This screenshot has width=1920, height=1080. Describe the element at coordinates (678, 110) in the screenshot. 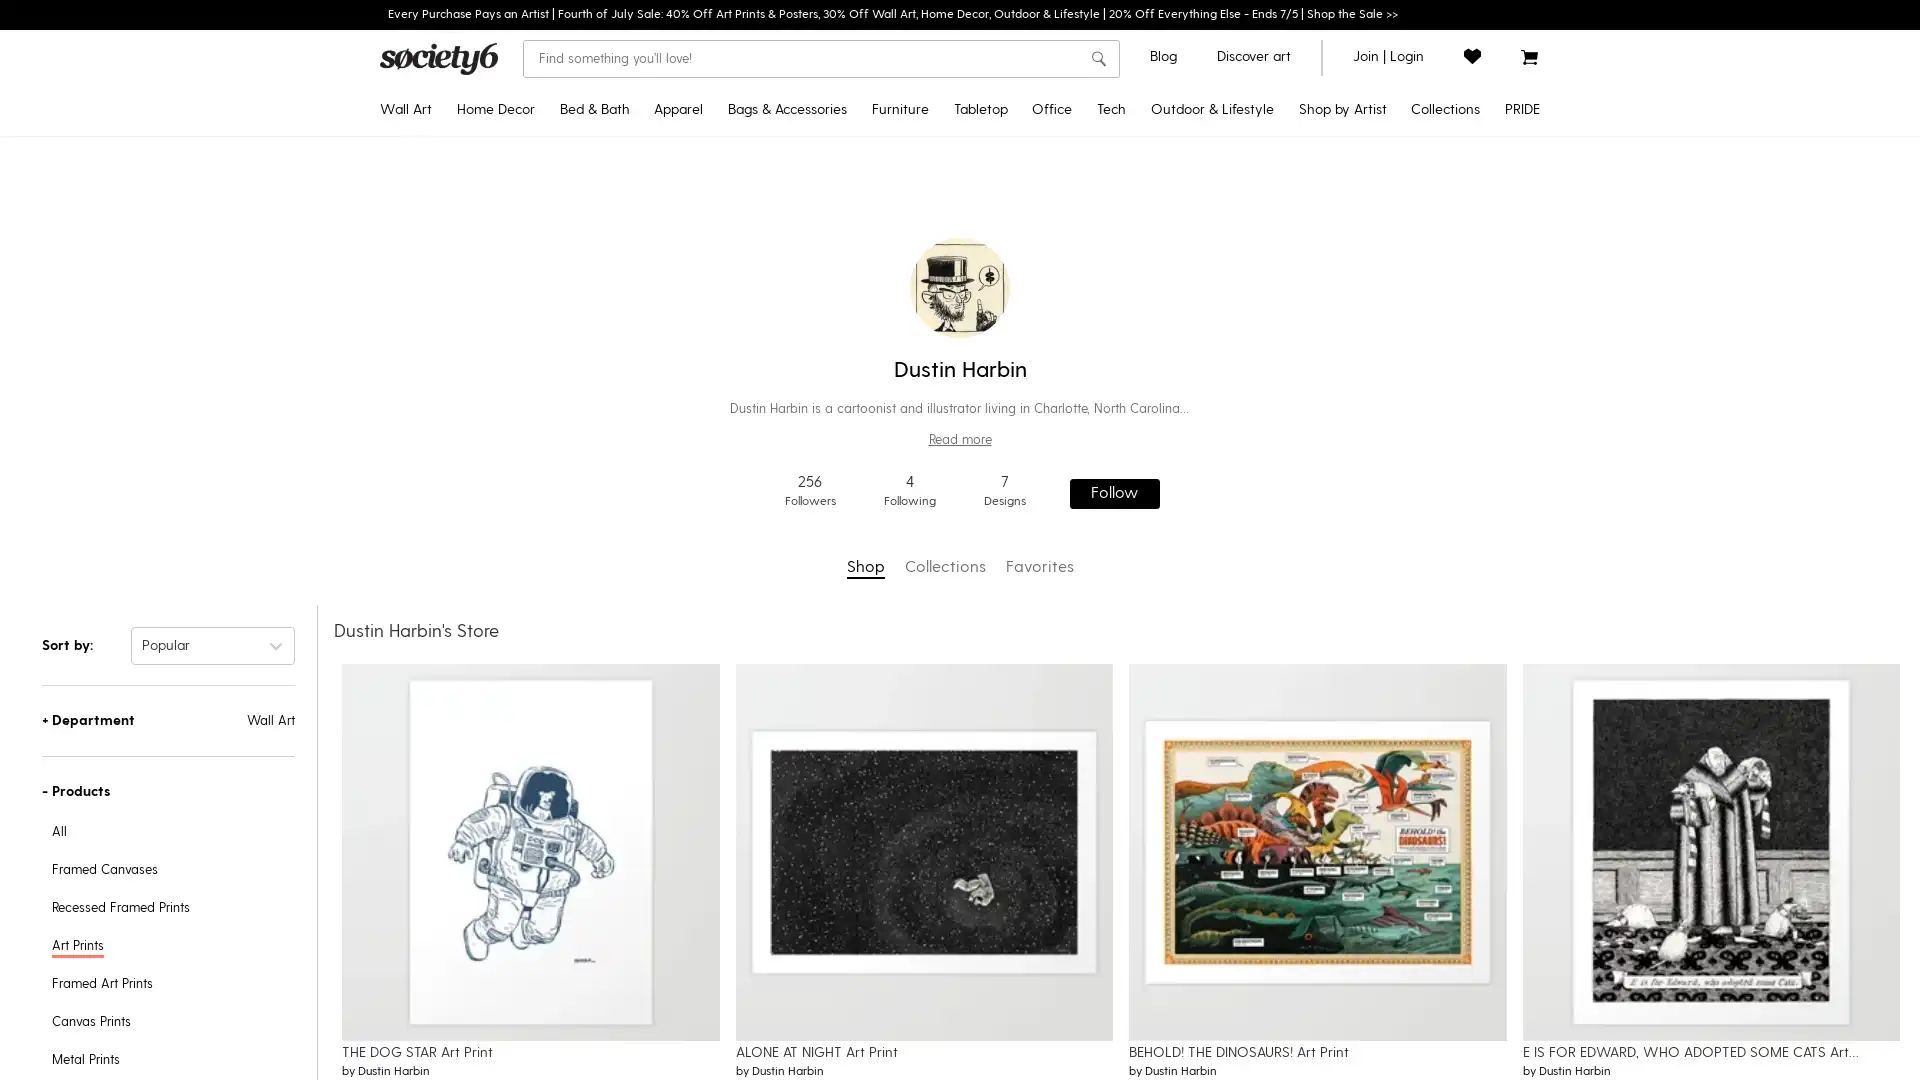

I see `Apparel` at that location.